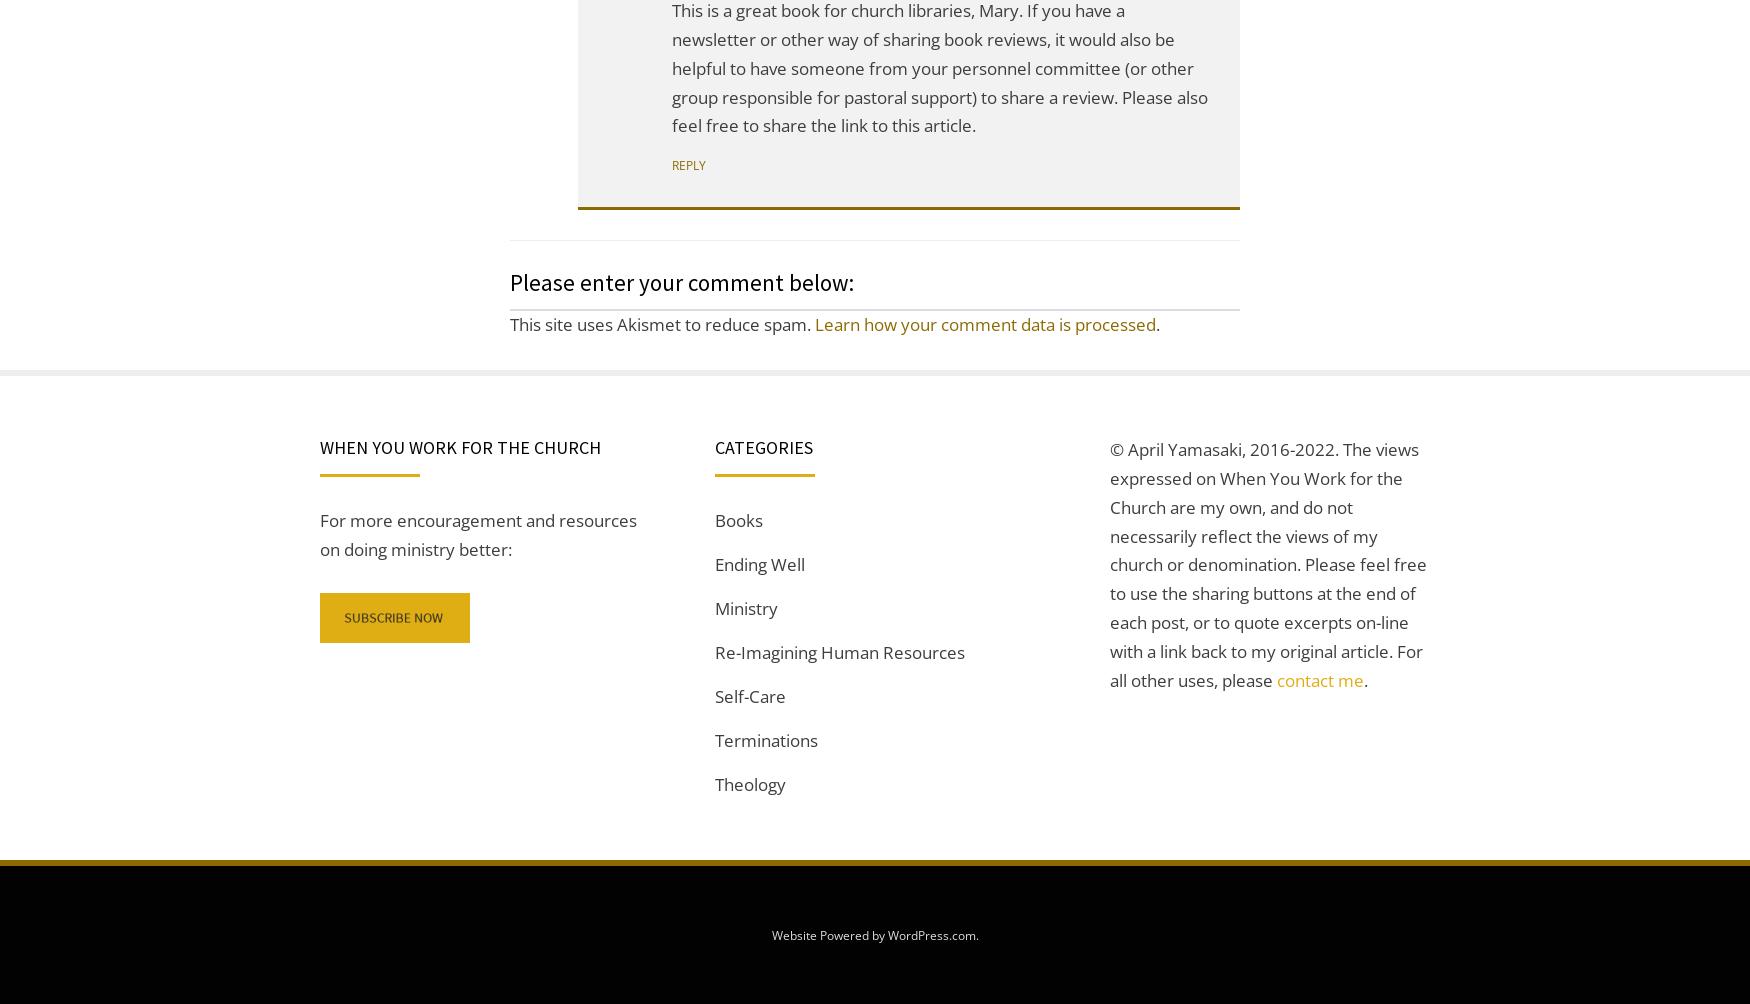 This screenshot has height=1004, width=1750. Describe the element at coordinates (715, 520) in the screenshot. I see `'Books'` at that location.